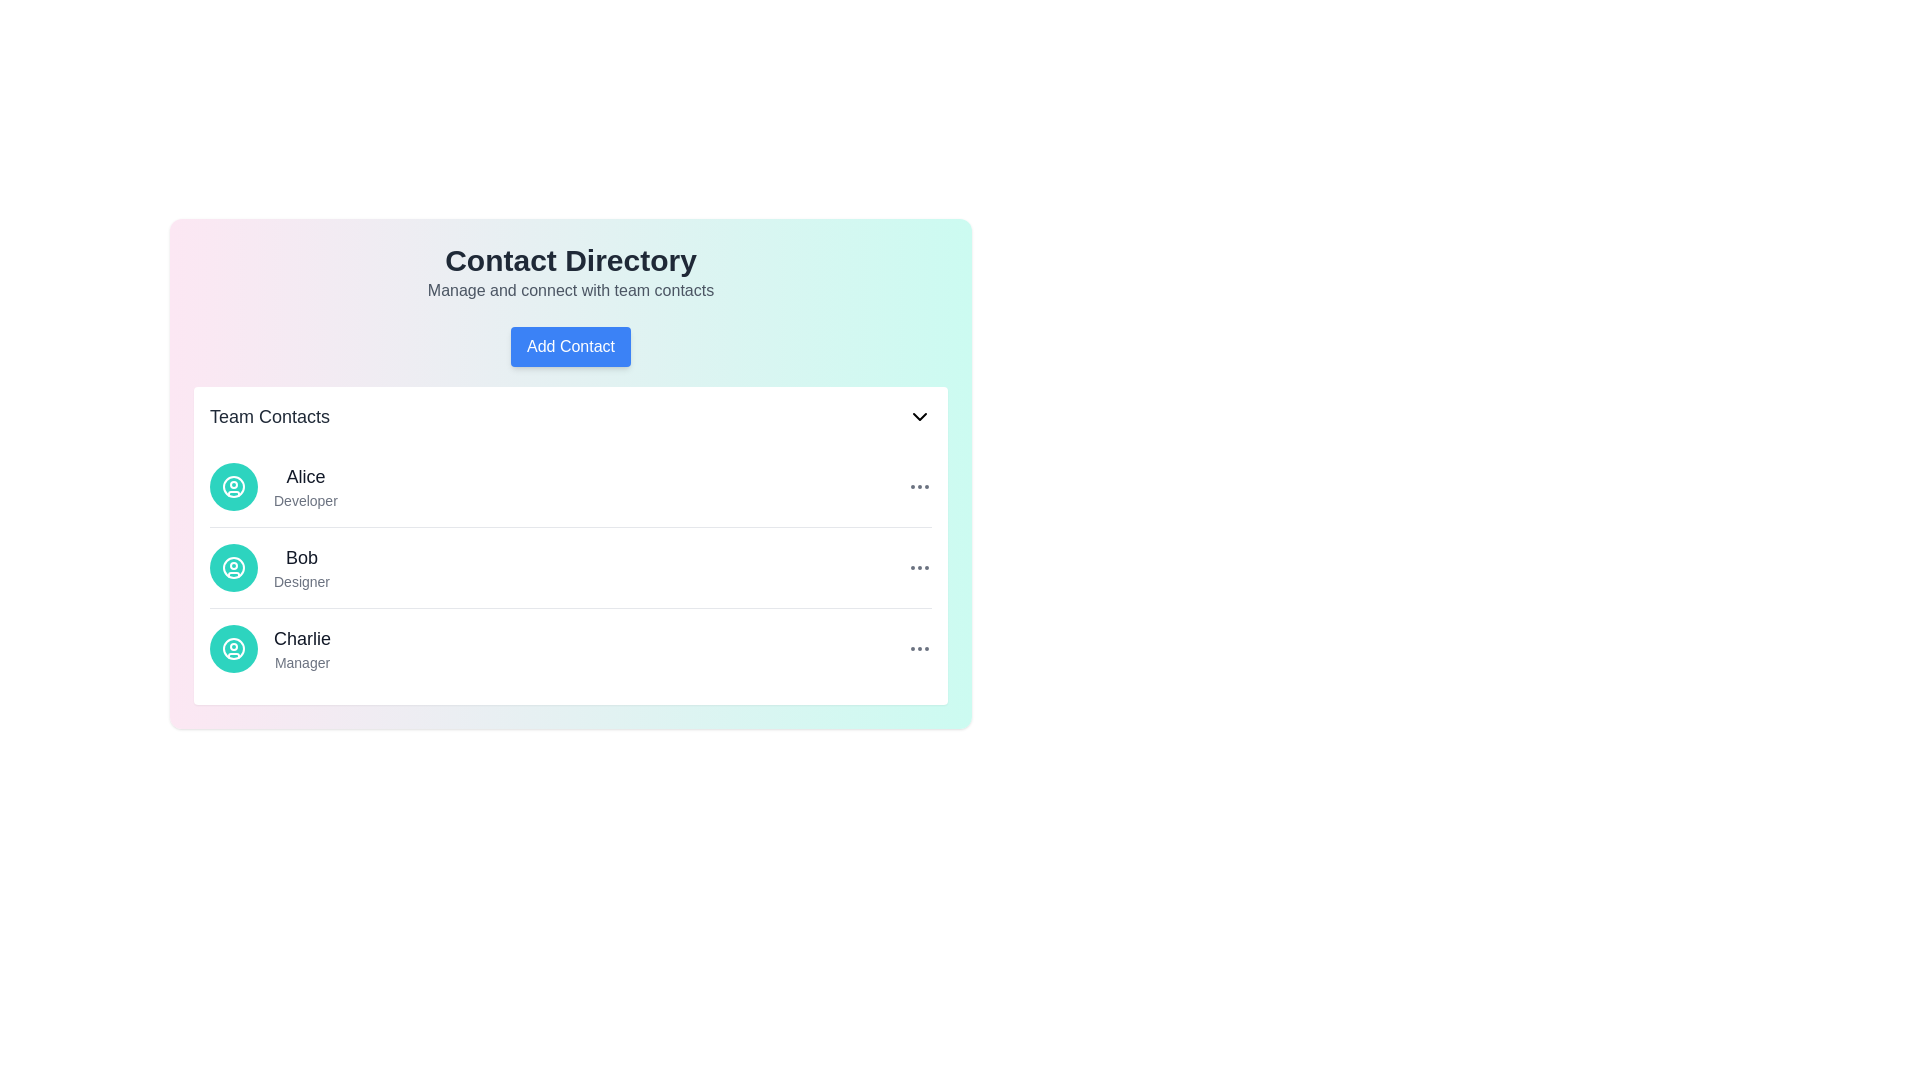 Image resolution: width=1920 pixels, height=1080 pixels. Describe the element at coordinates (234, 486) in the screenshot. I see `the user icon in the 'Team Contacts' section, which has a circular boundary with a white stroke and a teal background, located to the left of the 'Alice' contact name, to initiate further actions related to the contact` at that location.